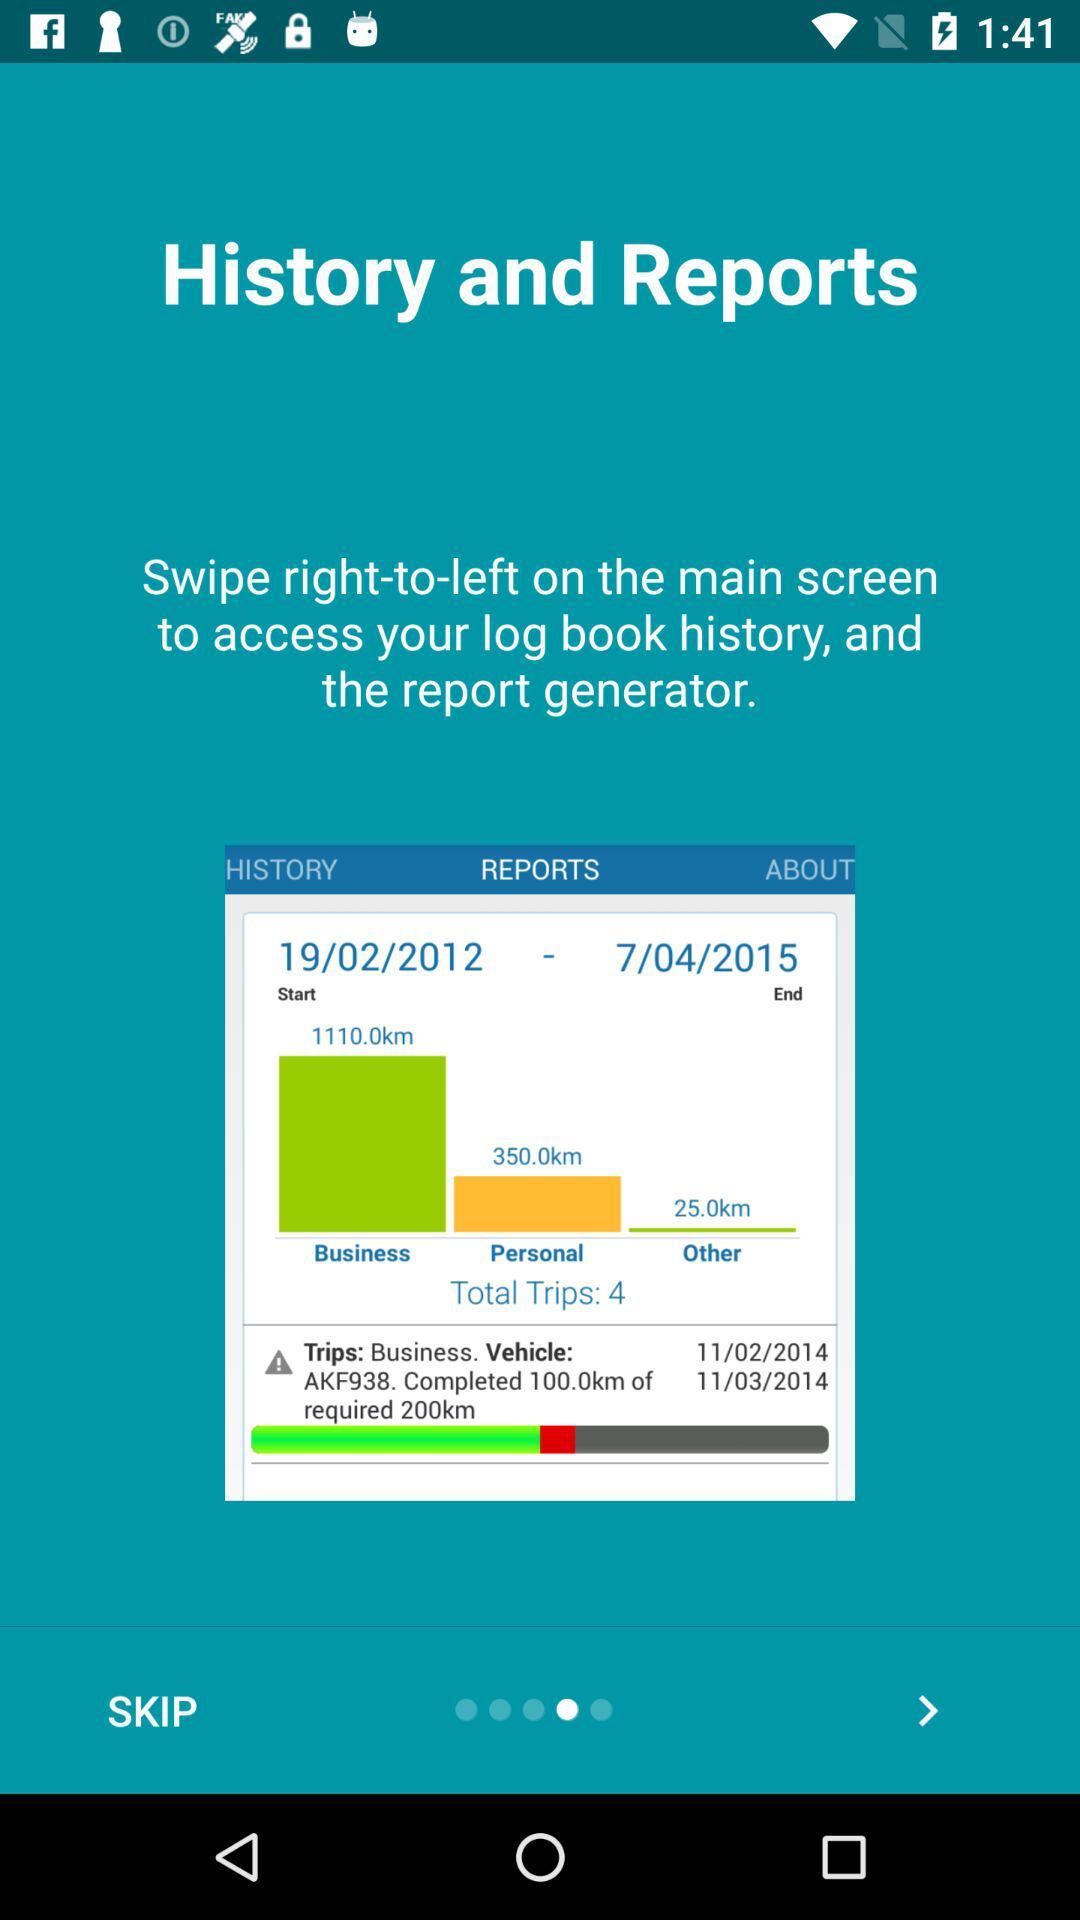  What do you see at coordinates (927, 1709) in the screenshot?
I see `icon at the bottom right corner` at bounding box center [927, 1709].